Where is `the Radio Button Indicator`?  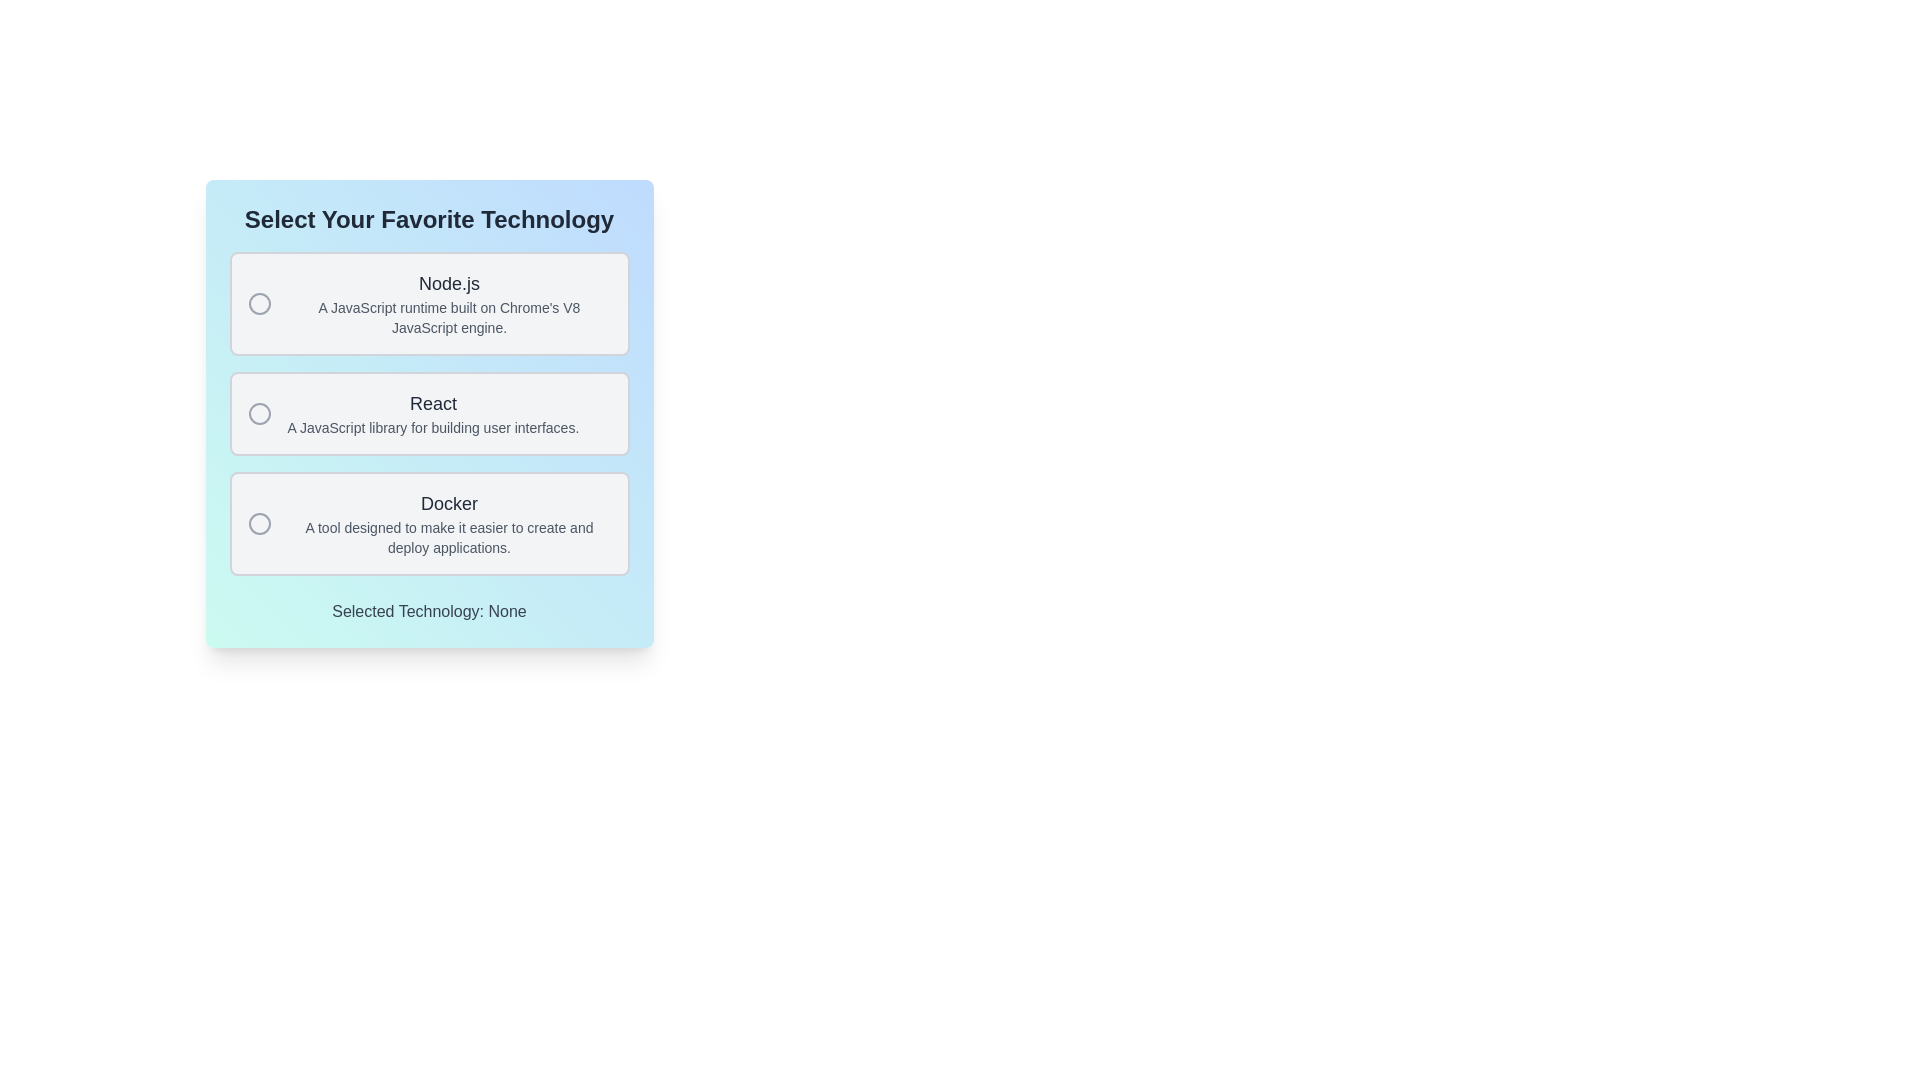
the Radio Button Indicator is located at coordinates (258, 304).